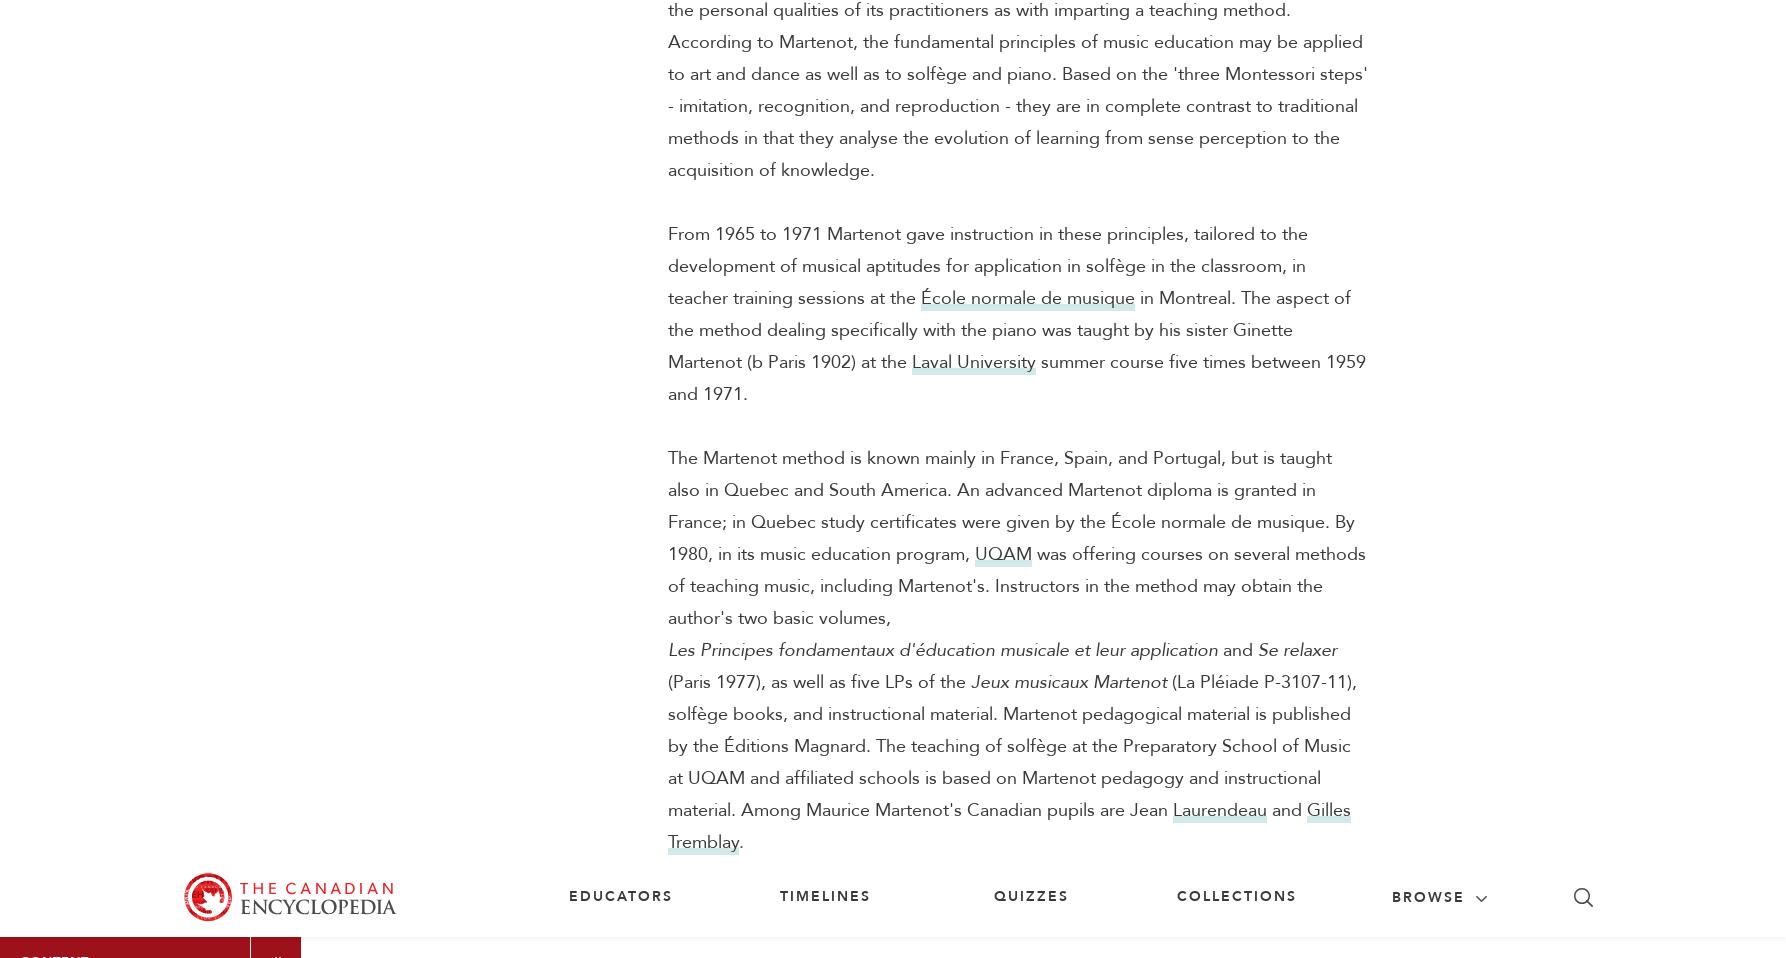  What do you see at coordinates (1376, 627) in the screenshot?
I see `'Take our survey'` at bounding box center [1376, 627].